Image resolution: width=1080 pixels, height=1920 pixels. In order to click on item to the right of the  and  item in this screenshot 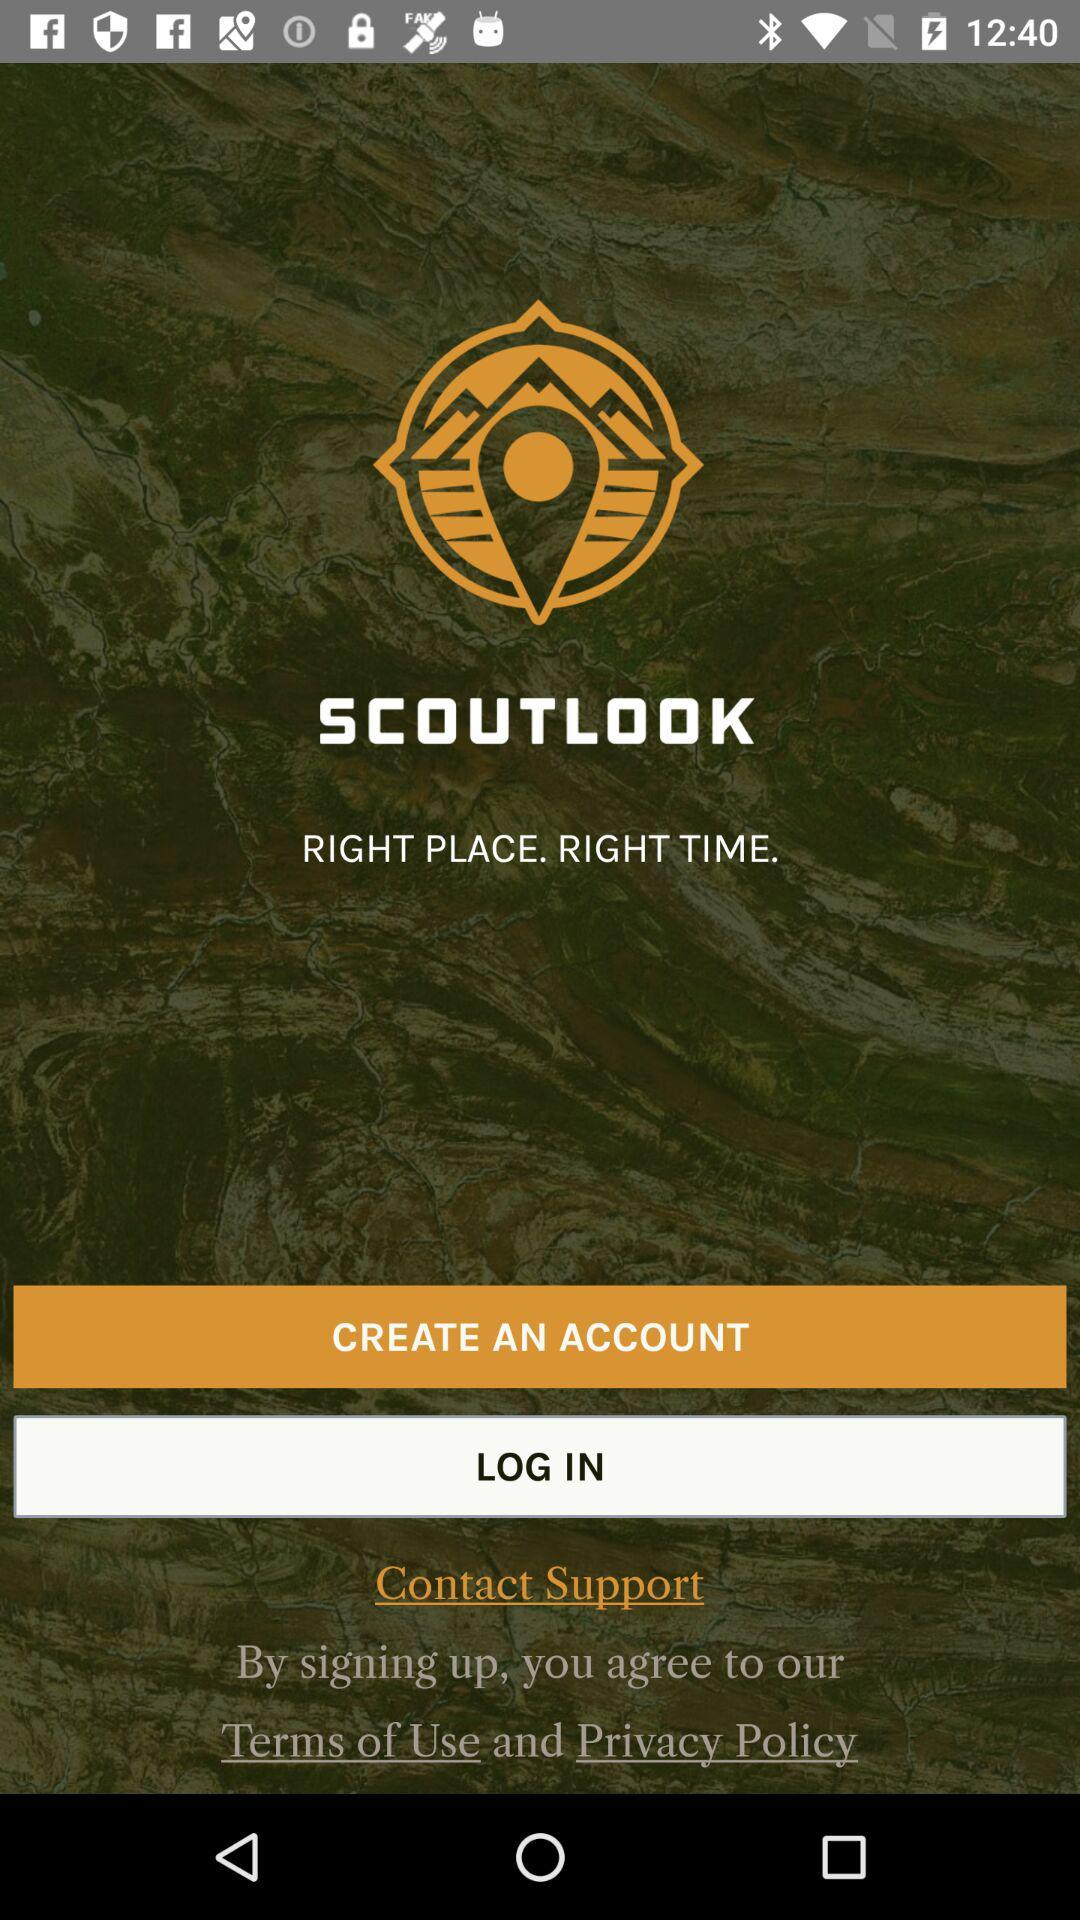, I will do `click(716, 1740)`.